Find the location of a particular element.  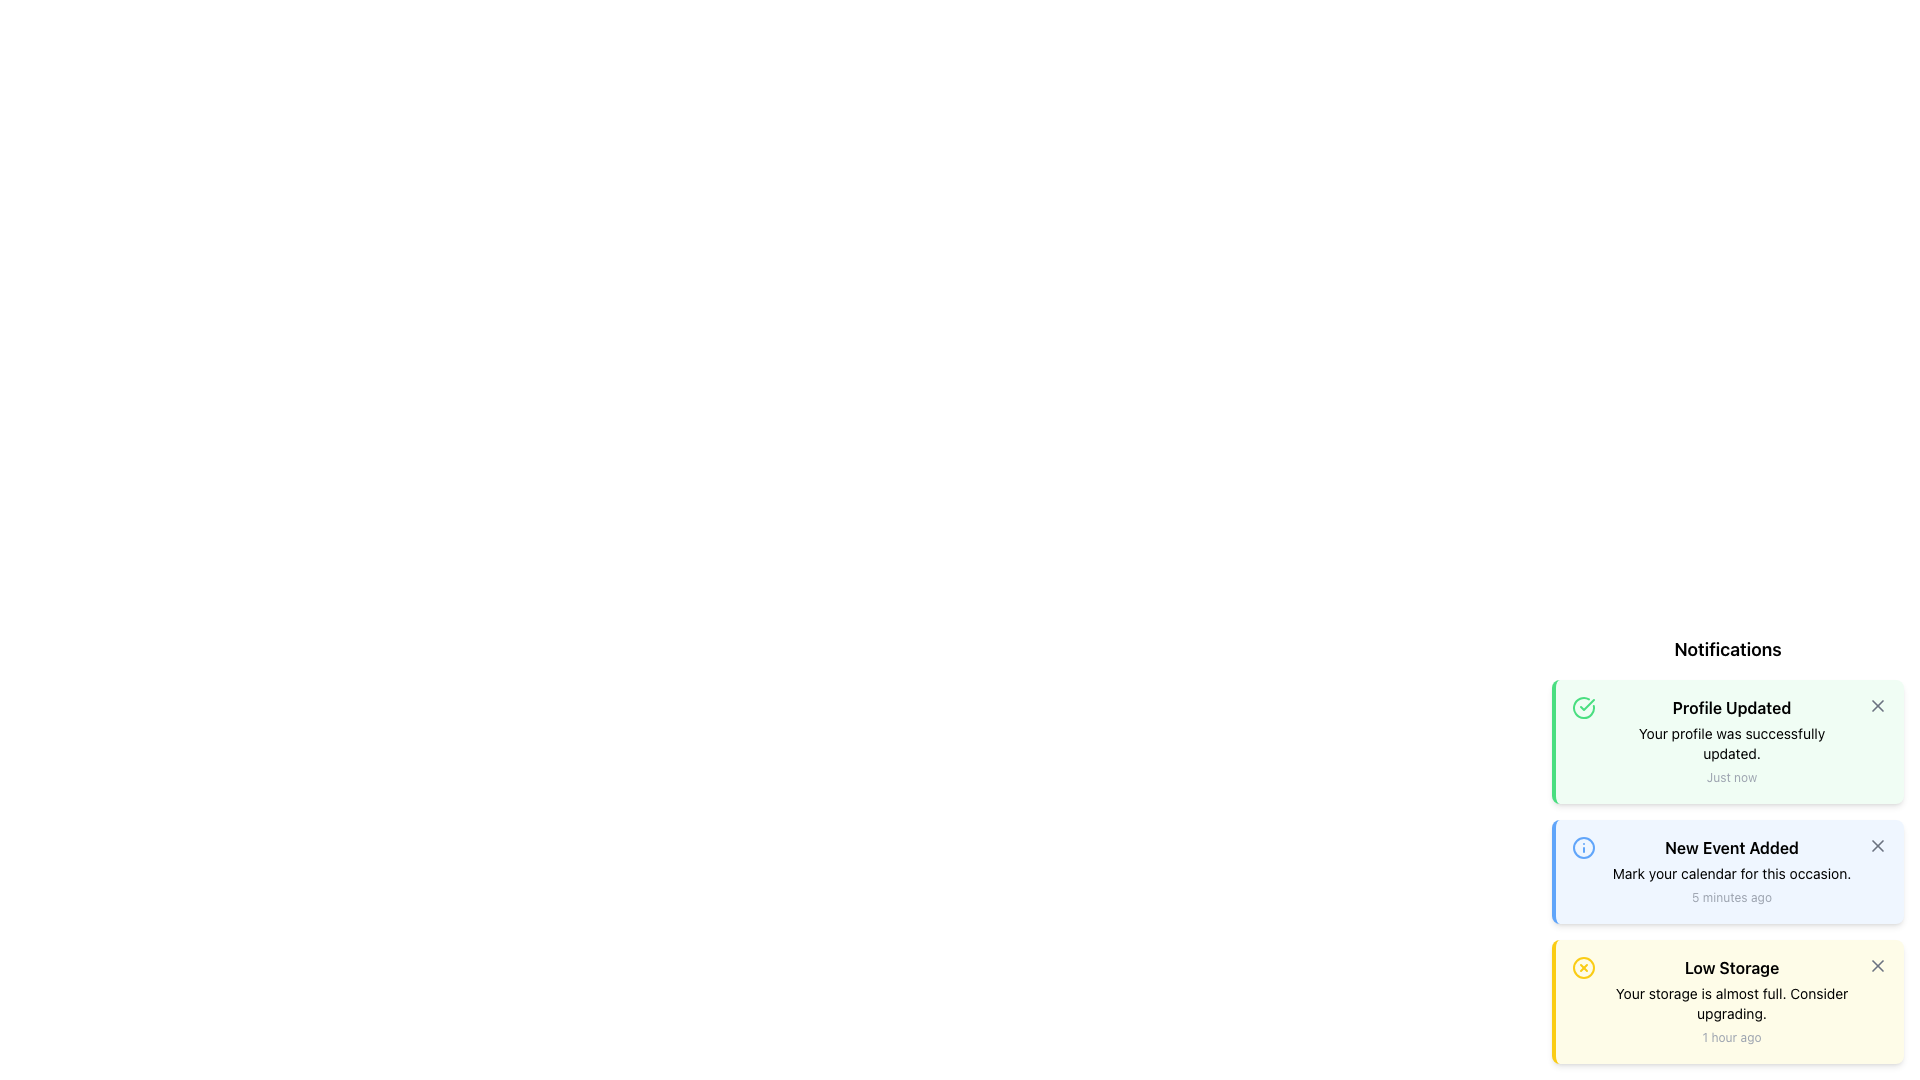

the circular warning icon with a yellow outline and 'X' mark at the beginning of the 'Low Storage' notification box, which is located at the upper-left corner of the last notification card is located at coordinates (1583, 967).